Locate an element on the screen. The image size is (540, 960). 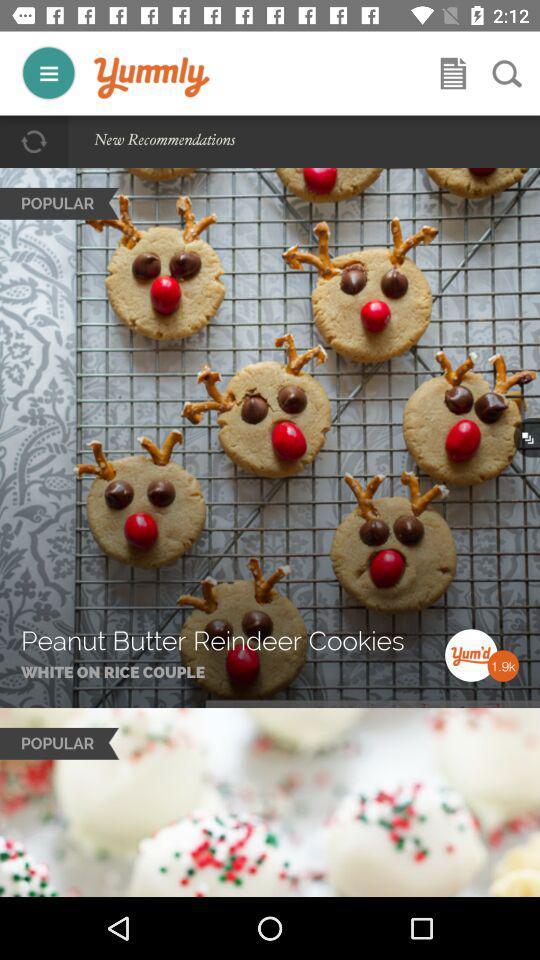
read is located at coordinates (453, 73).